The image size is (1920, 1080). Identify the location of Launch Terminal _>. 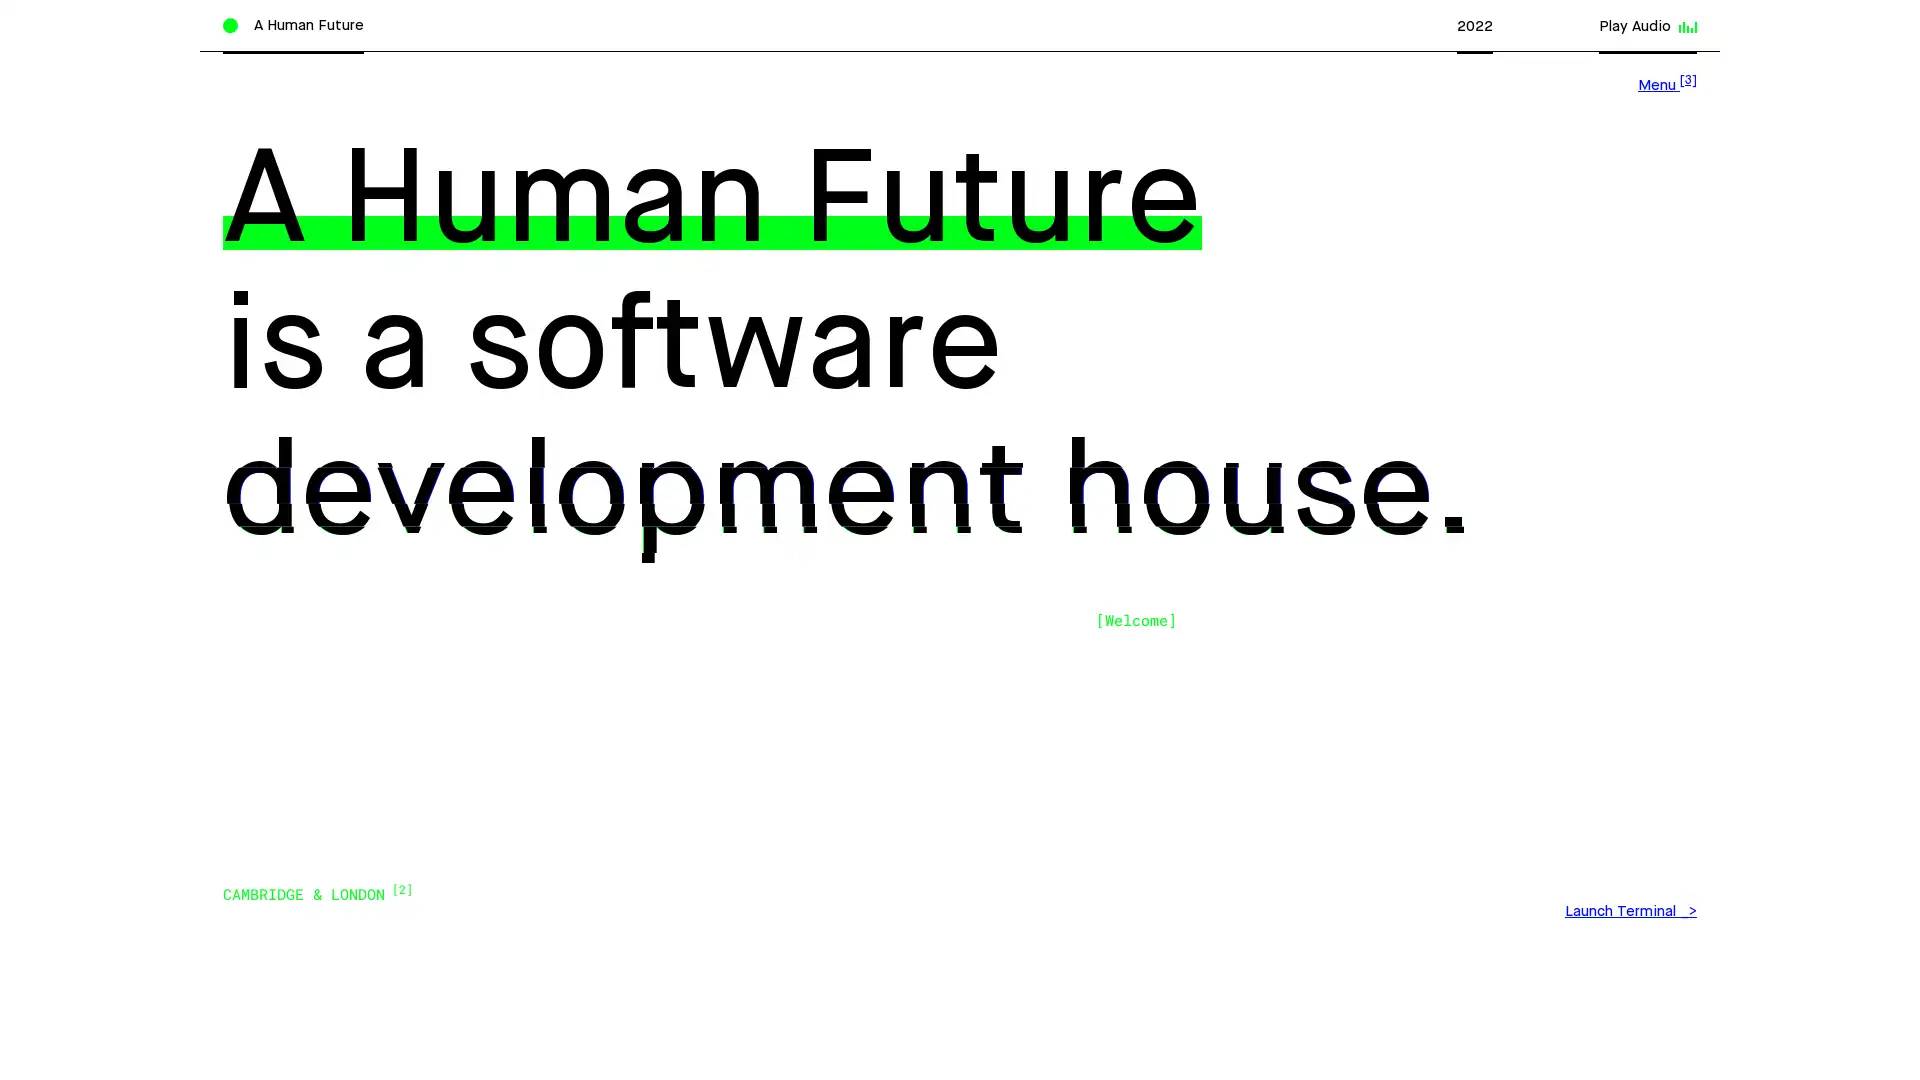
(1630, 911).